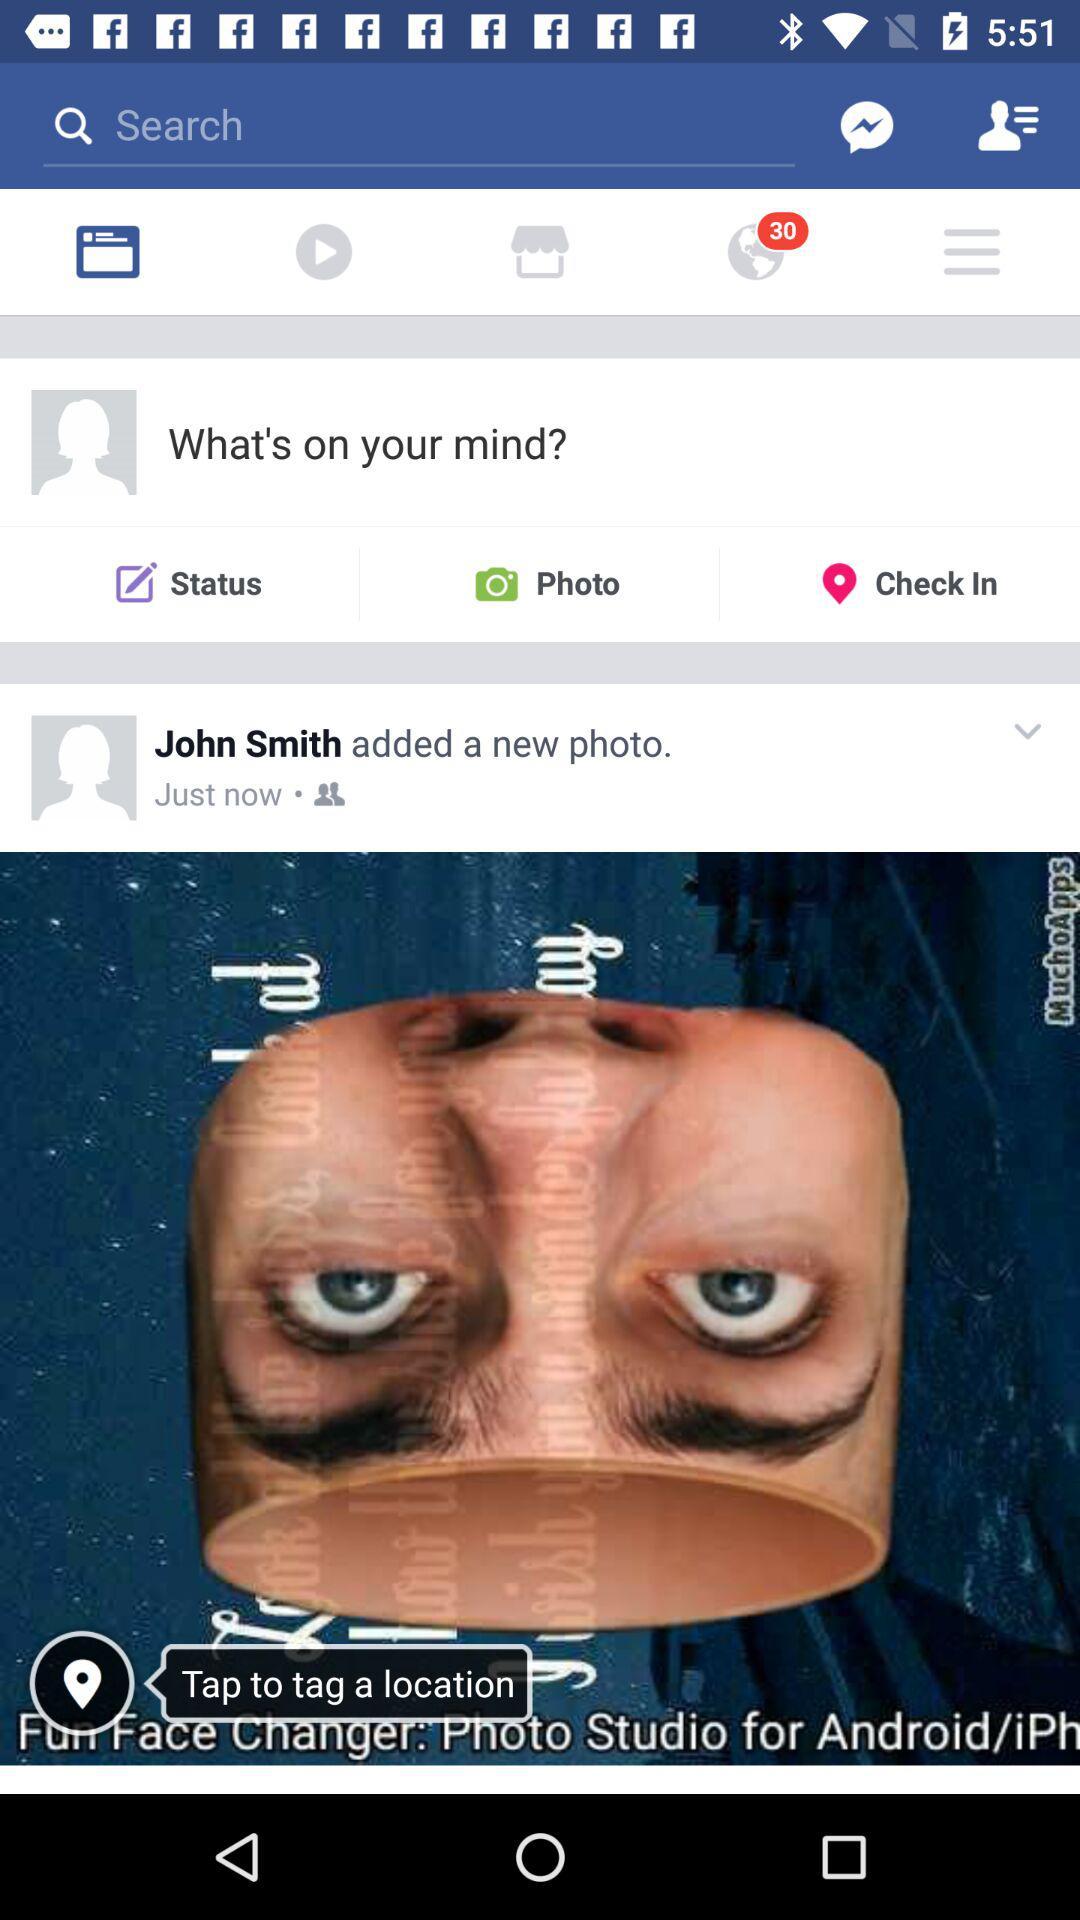 The image size is (1080, 1920). Describe the element at coordinates (1009, 124) in the screenshot. I see `profile button which is at top right side of the page` at that location.